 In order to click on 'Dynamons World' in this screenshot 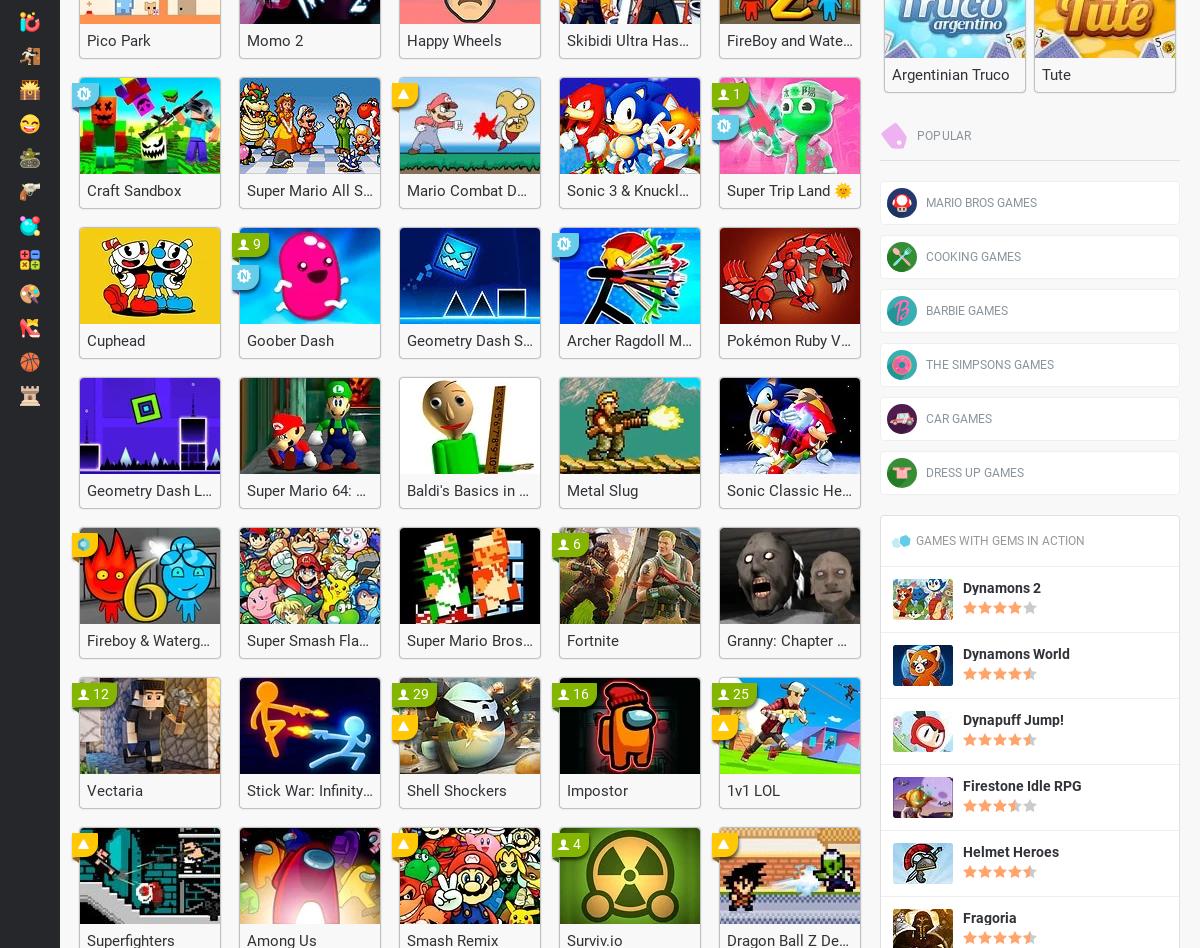, I will do `click(1016, 653)`.